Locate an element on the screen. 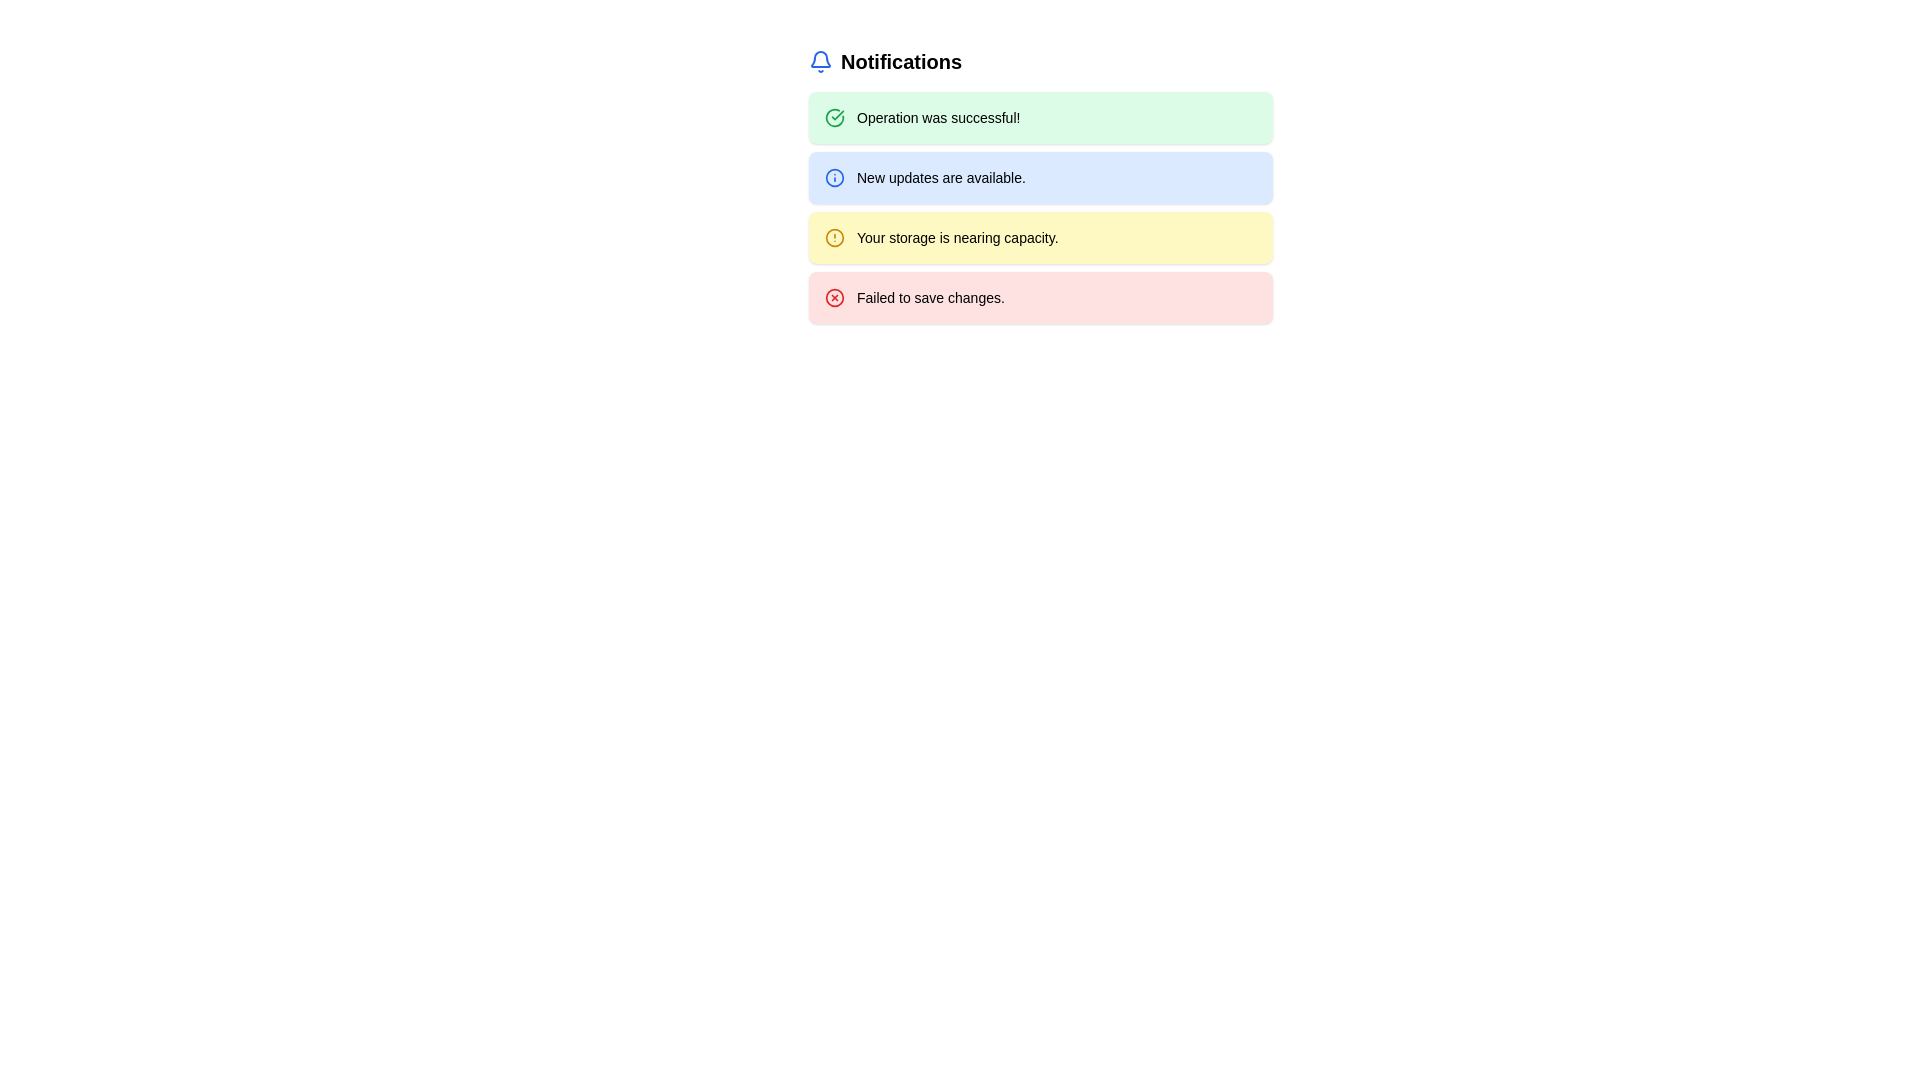 This screenshot has width=1920, height=1080. the appearance of the notification icon indicating new updates, positioned at the far left of the notification box that states 'New updates are available.' is located at coordinates (835, 176).